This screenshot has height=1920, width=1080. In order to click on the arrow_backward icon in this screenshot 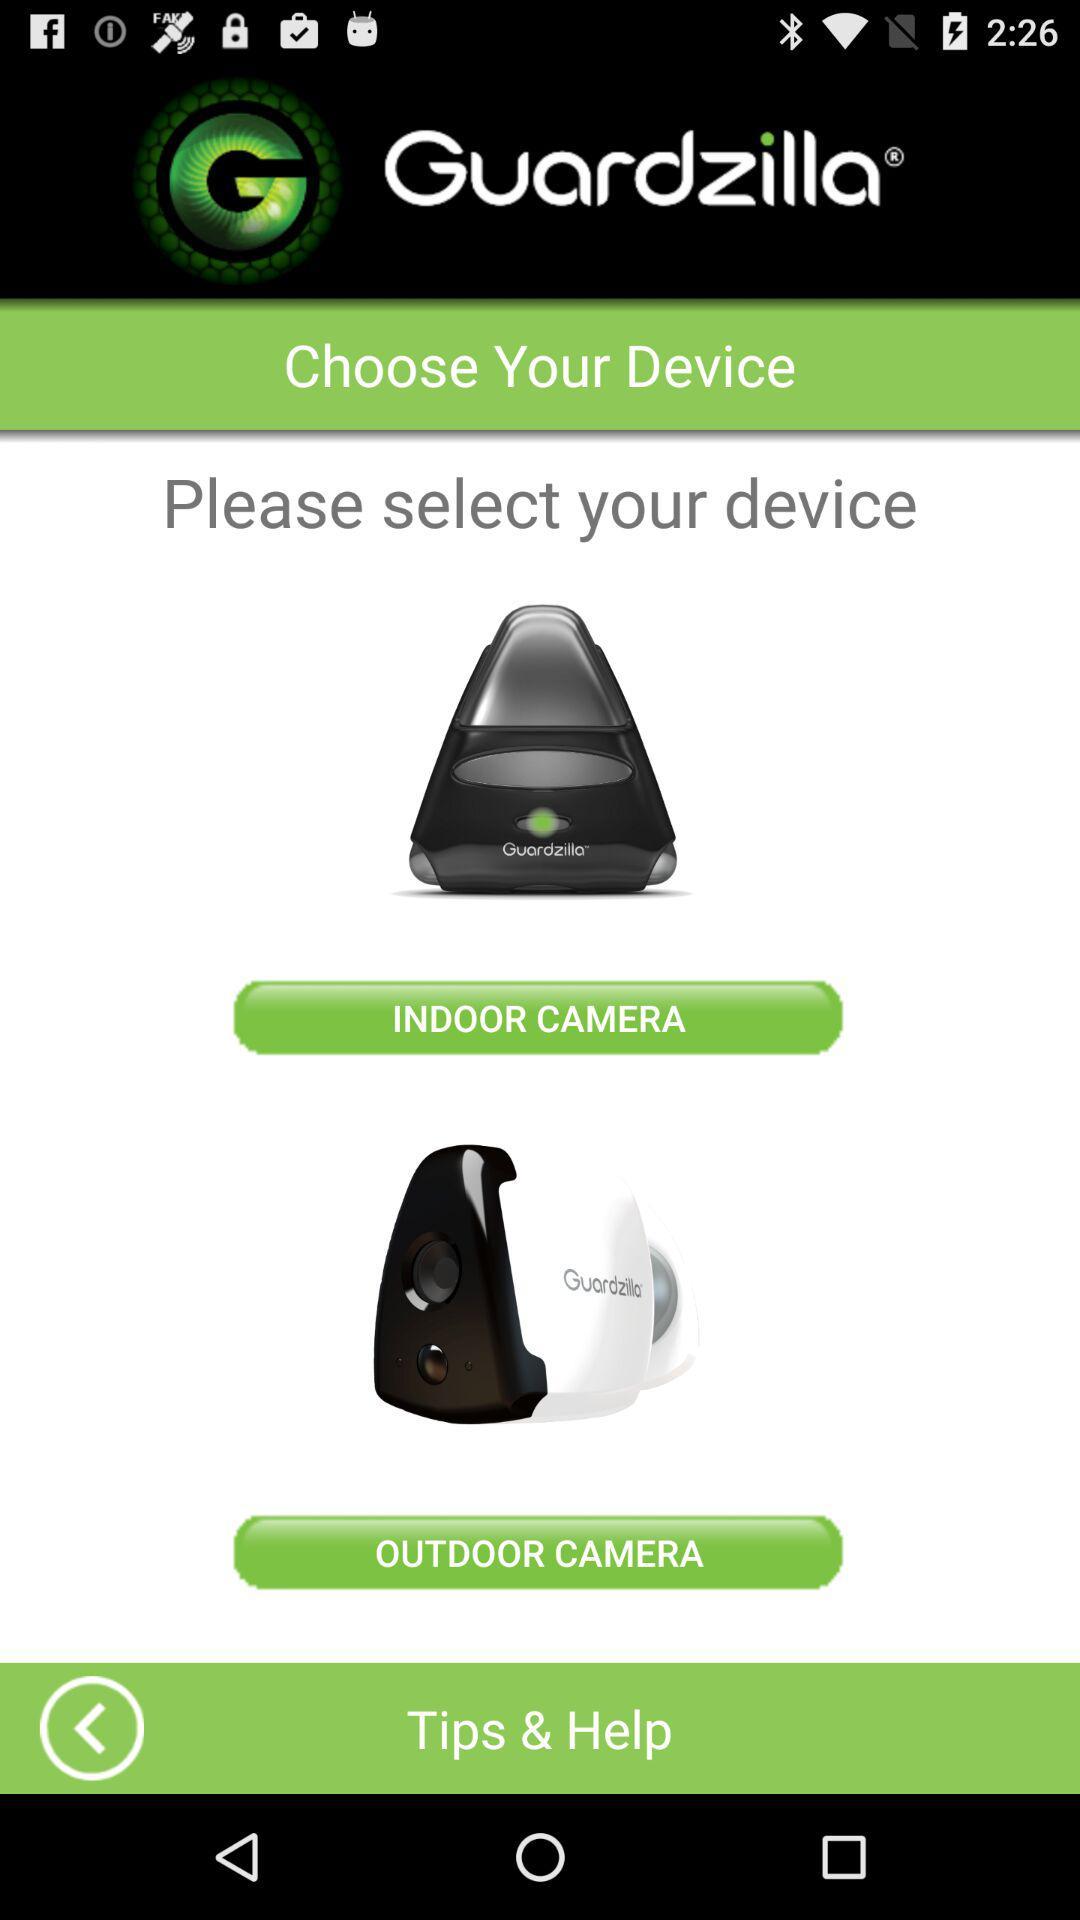, I will do `click(92, 1848)`.